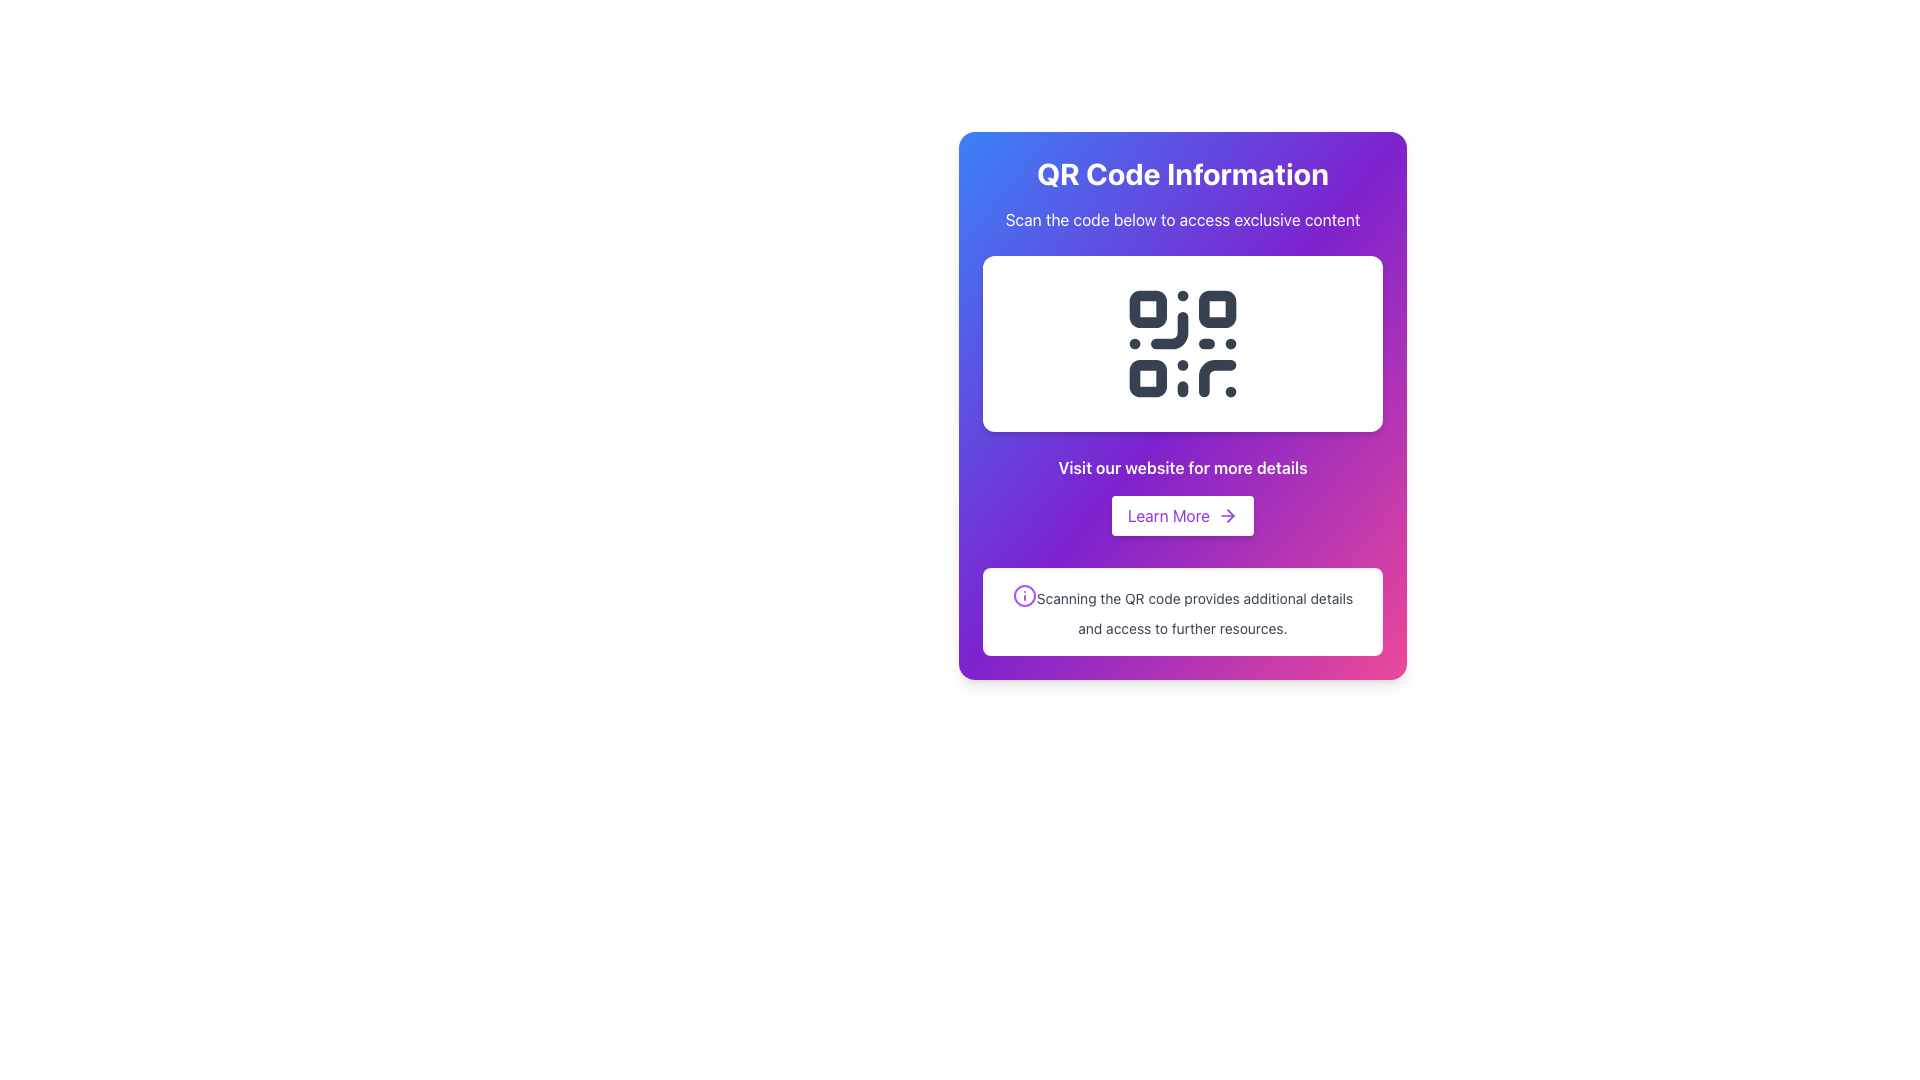 The height and width of the screenshot is (1080, 1920). I want to click on the button in the composite element that provides additional information and a pathway to learn more, positioned below the QR code in the card structure, so click(1182, 495).